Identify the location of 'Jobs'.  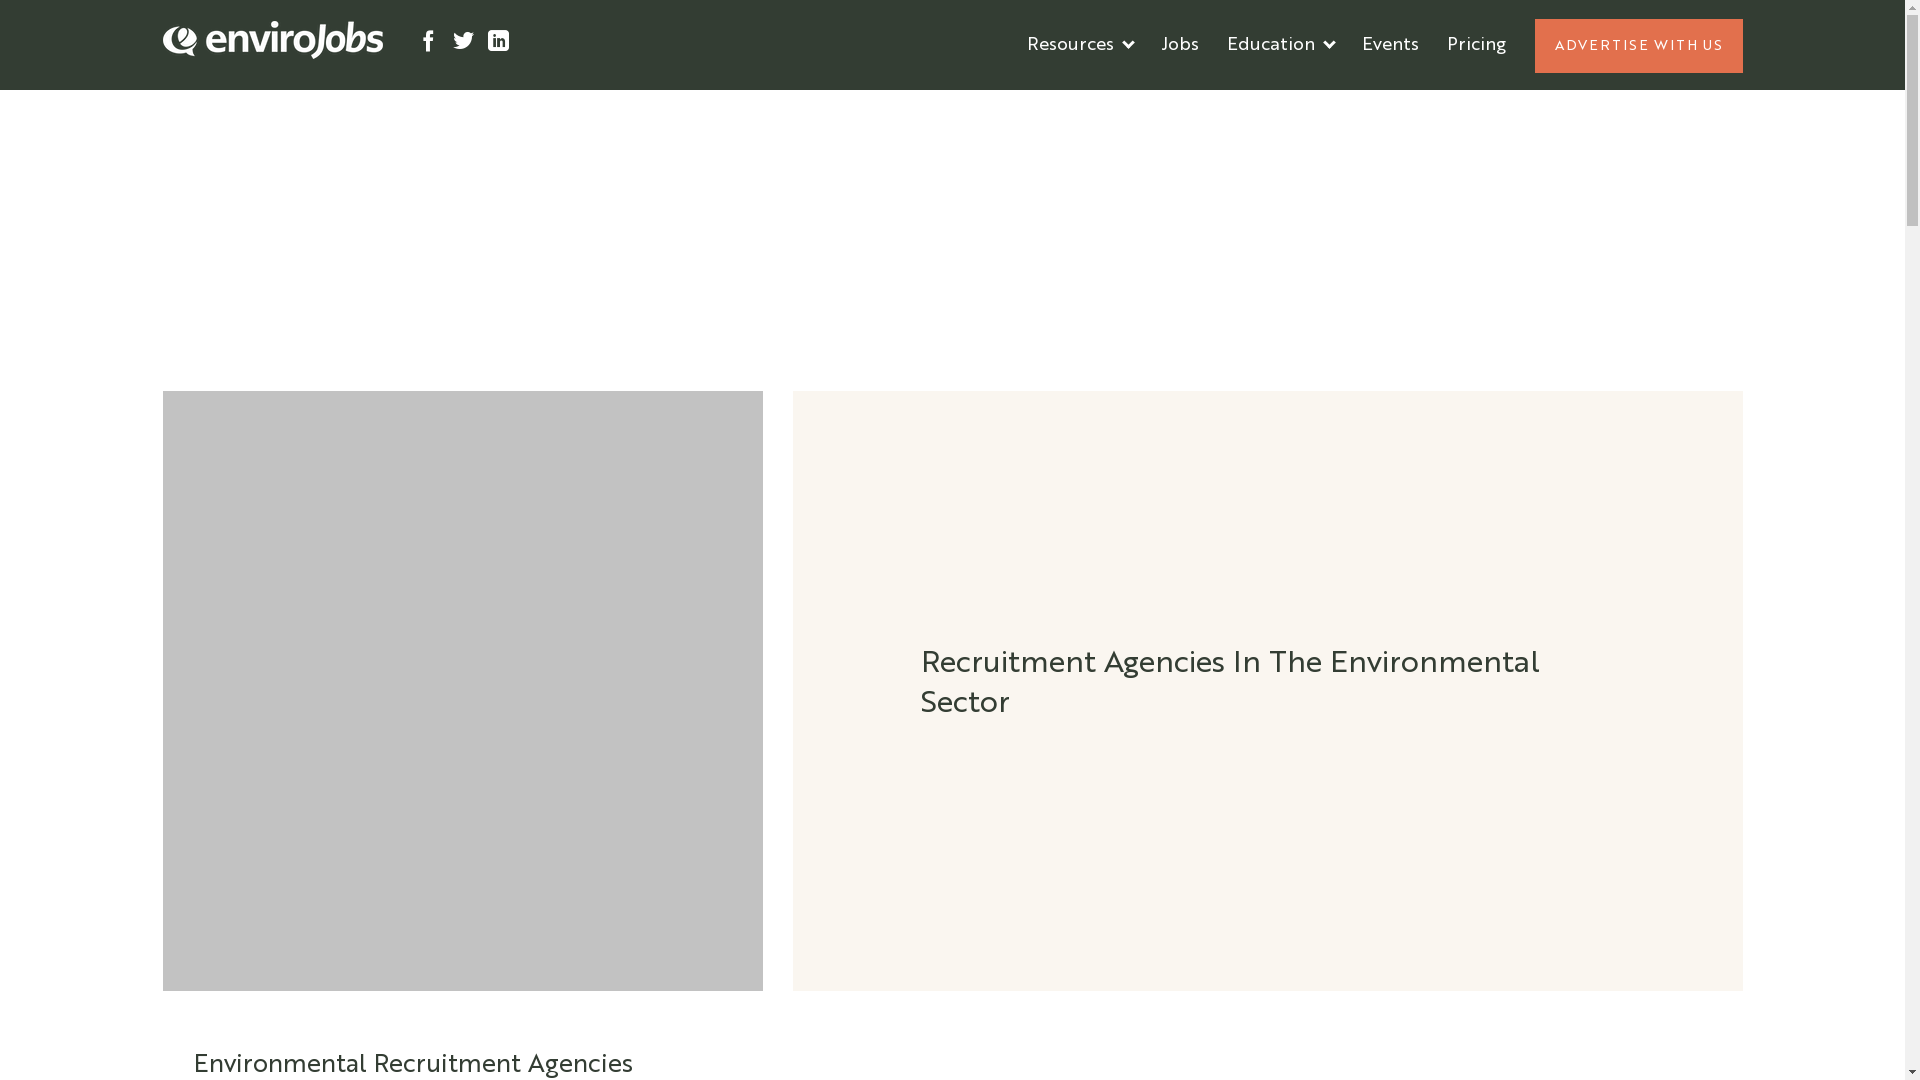
(1179, 45).